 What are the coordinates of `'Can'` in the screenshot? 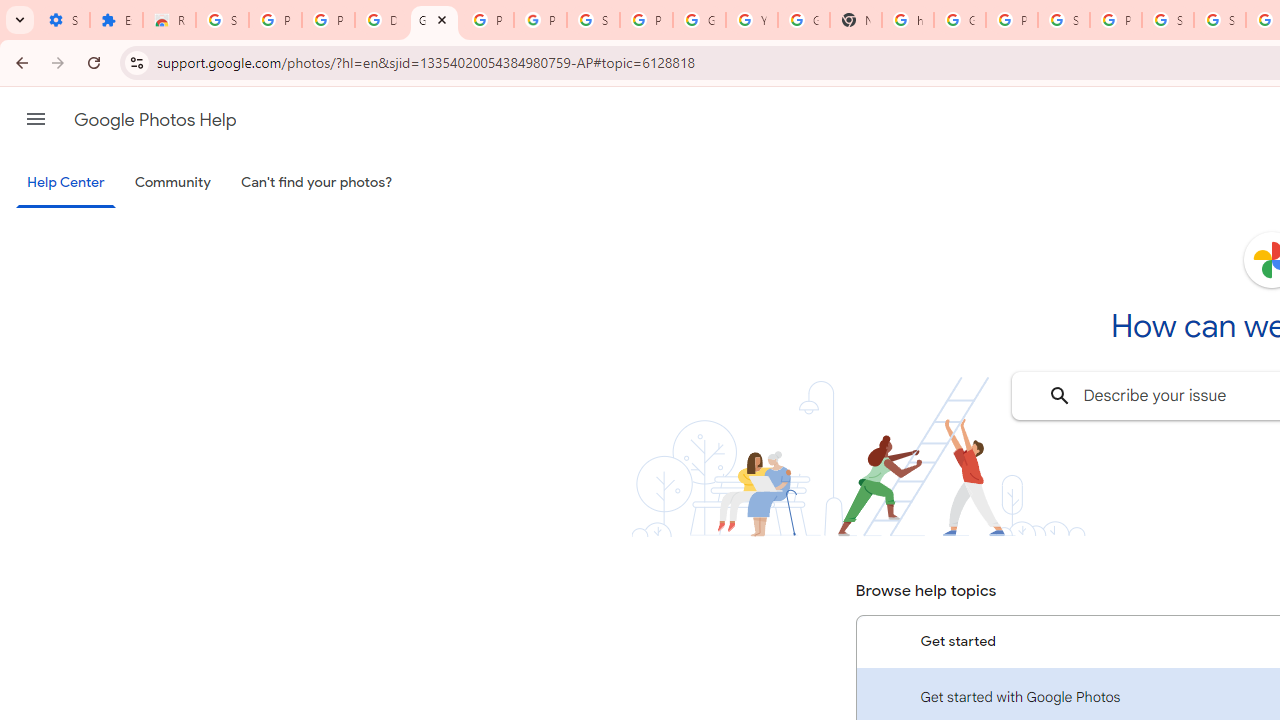 It's located at (316, 183).